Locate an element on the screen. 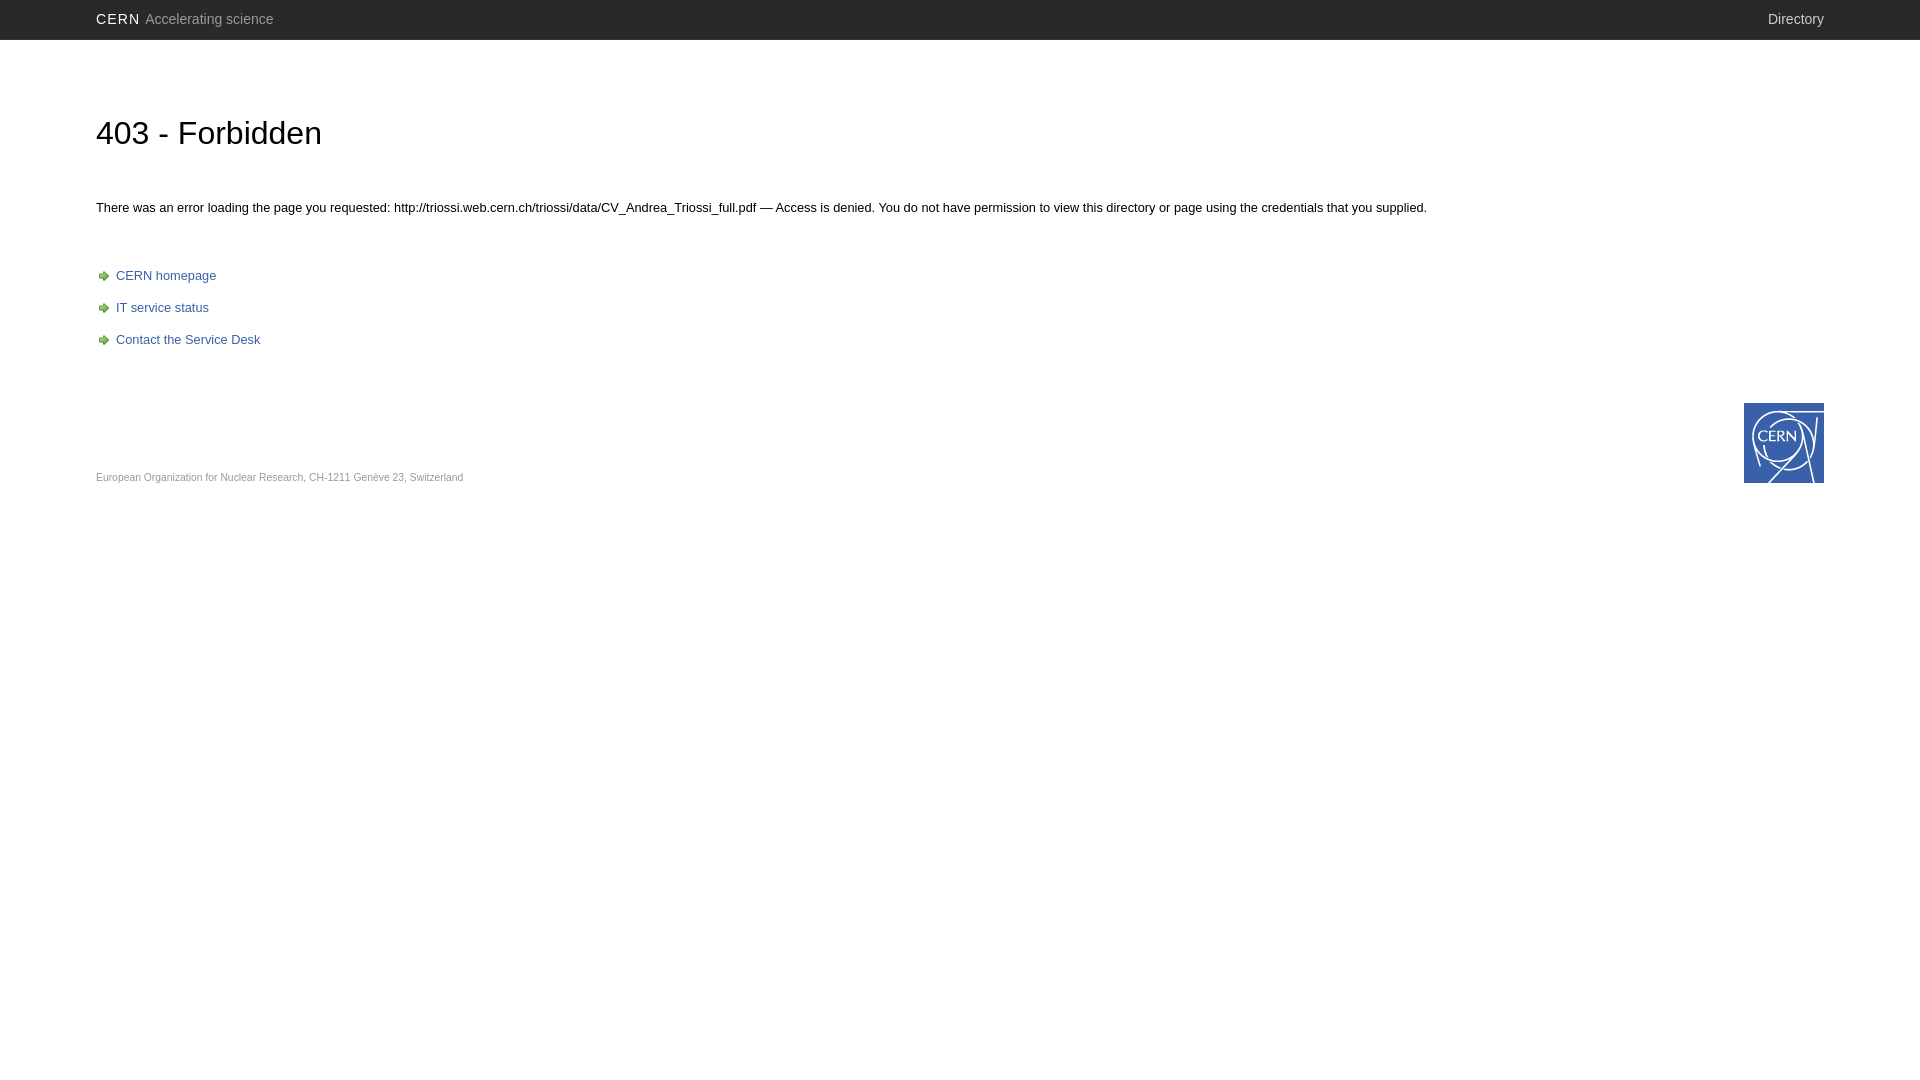  'Contact the Service Desk' is located at coordinates (177, 338).